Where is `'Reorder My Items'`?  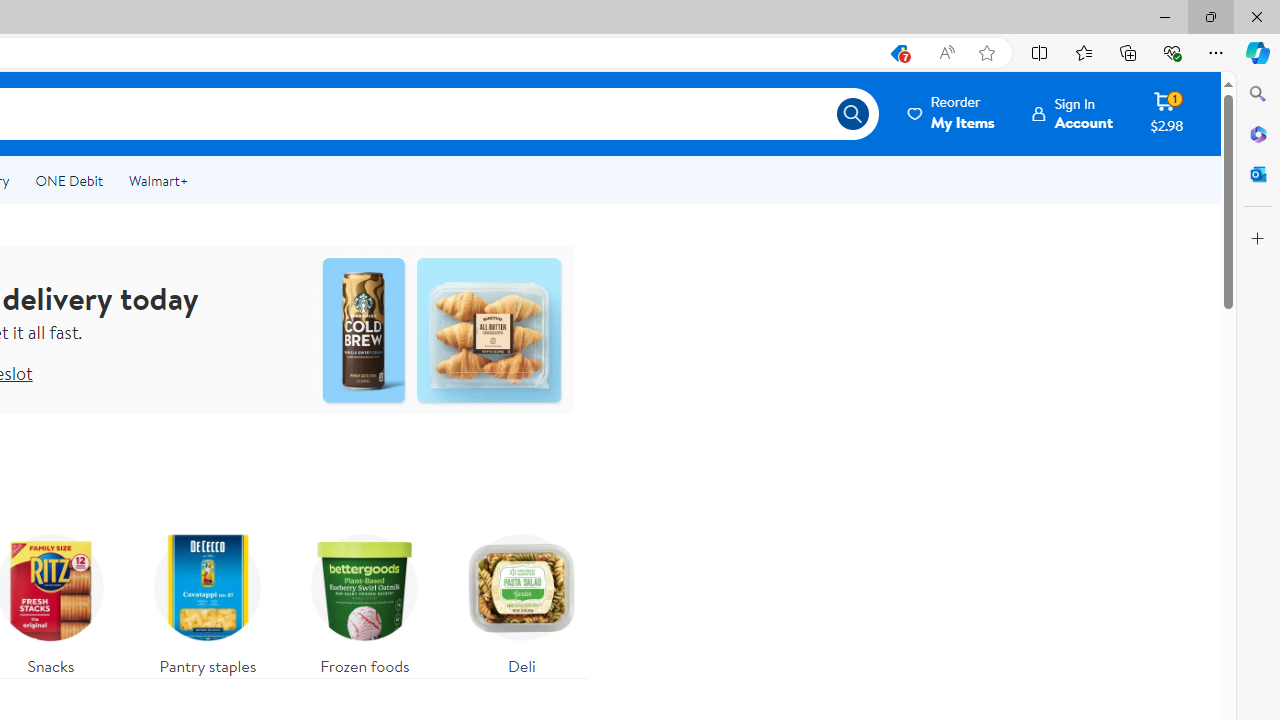 'Reorder My Items' is located at coordinates (951, 113).